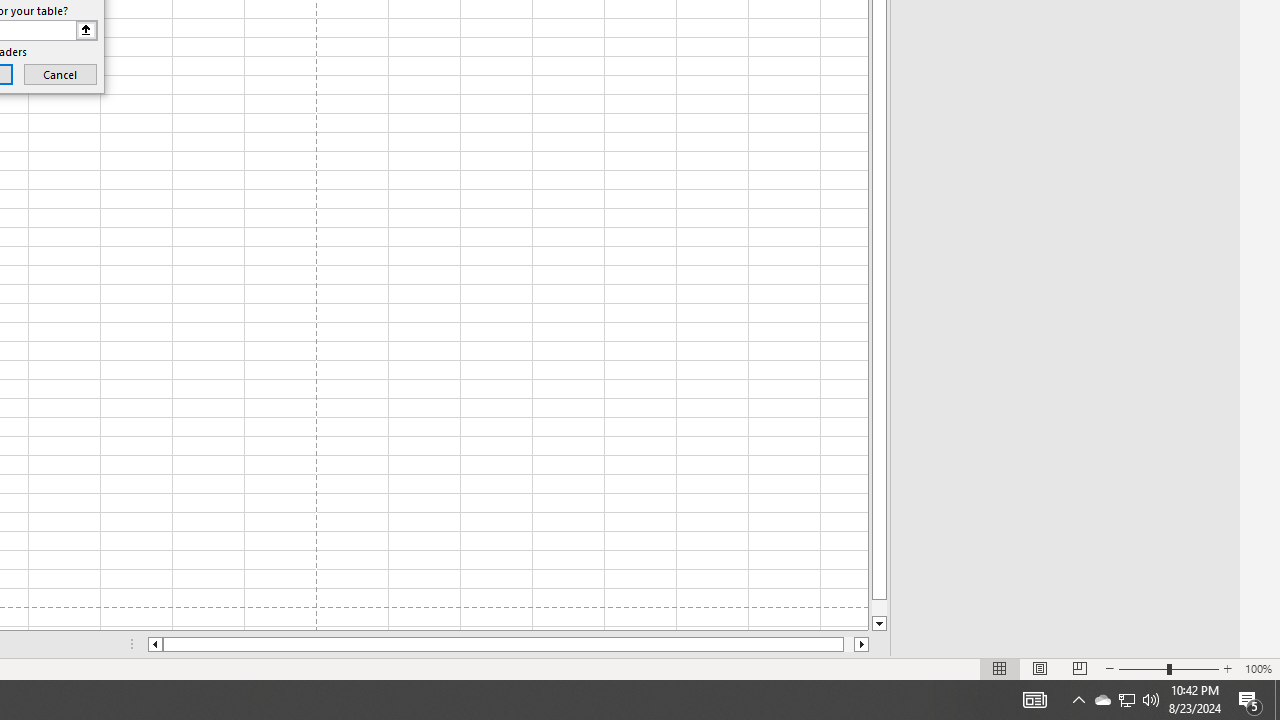 The width and height of the screenshot is (1280, 720). Describe the element at coordinates (862, 644) in the screenshot. I see `'Column right'` at that location.